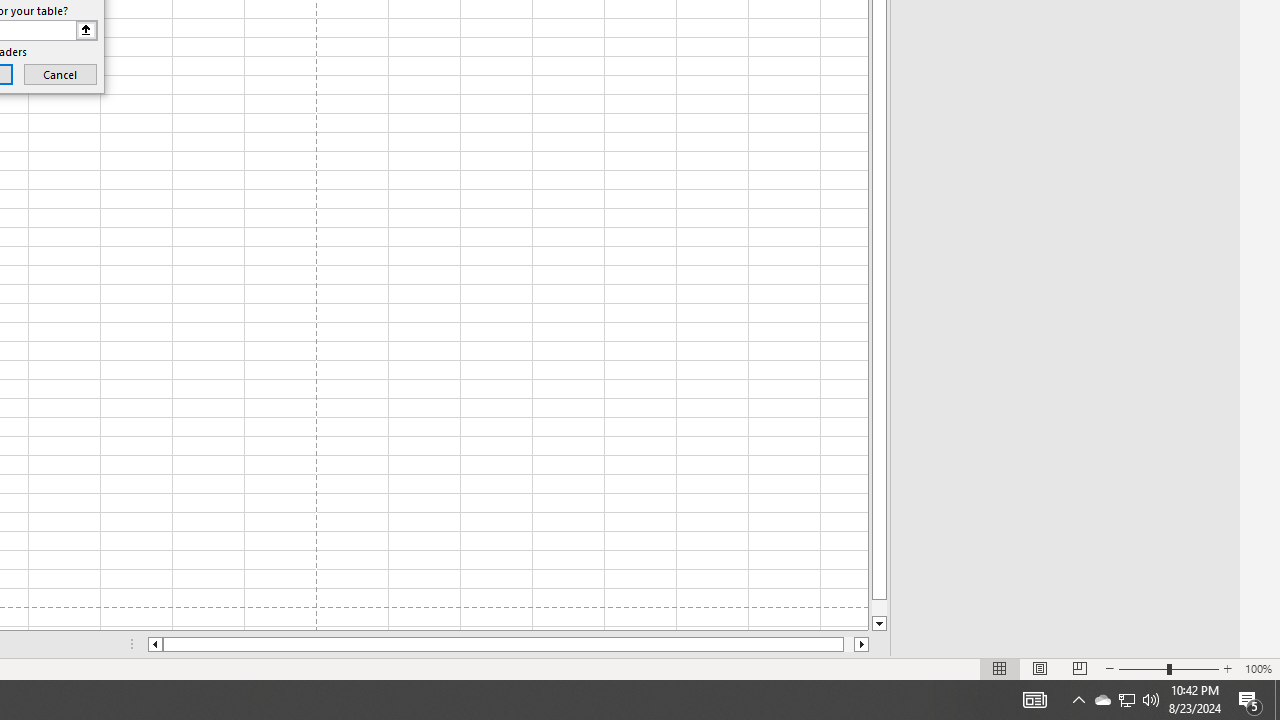 The width and height of the screenshot is (1280, 720). Describe the element at coordinates (862, 644) in the screenshot. I see `'Column right'` at that location.